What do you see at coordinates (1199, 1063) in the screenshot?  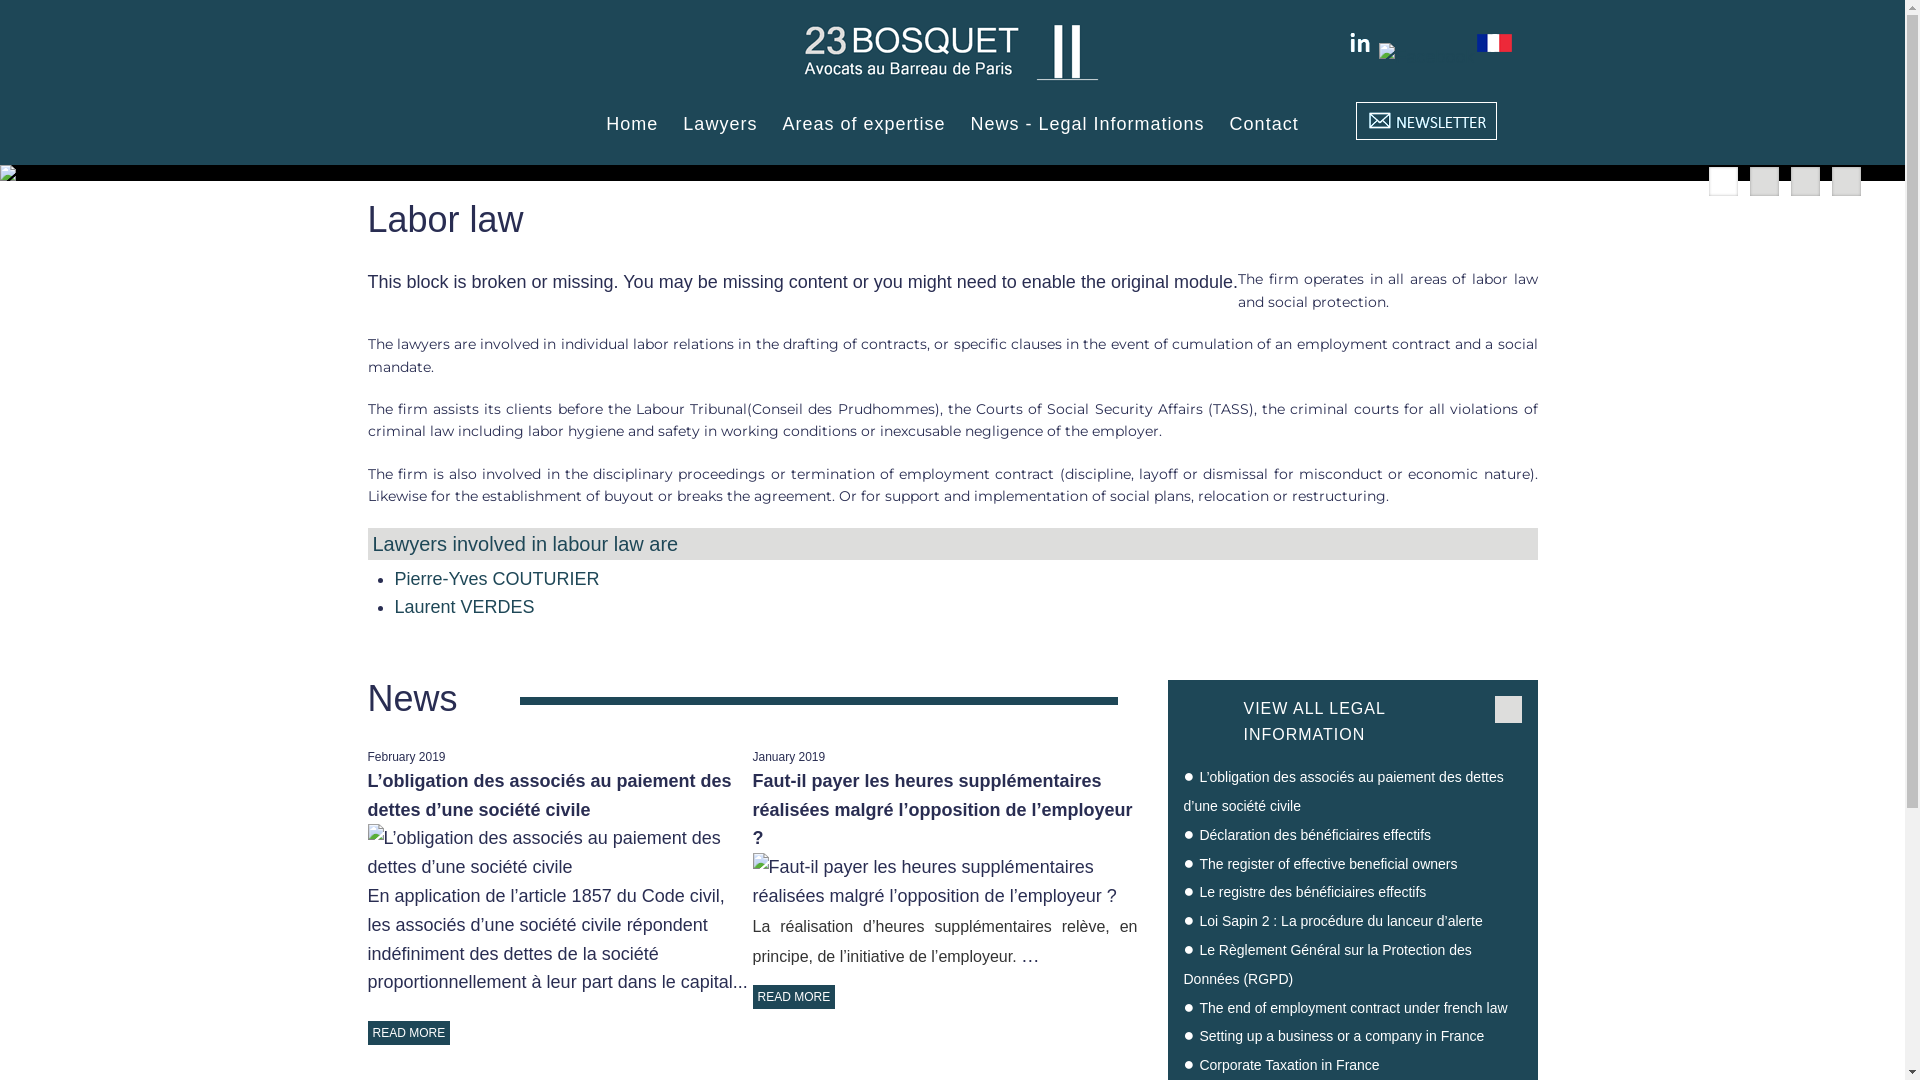 I see `'Corporate Taxation in France'` at bounding box center [1199, 1063].